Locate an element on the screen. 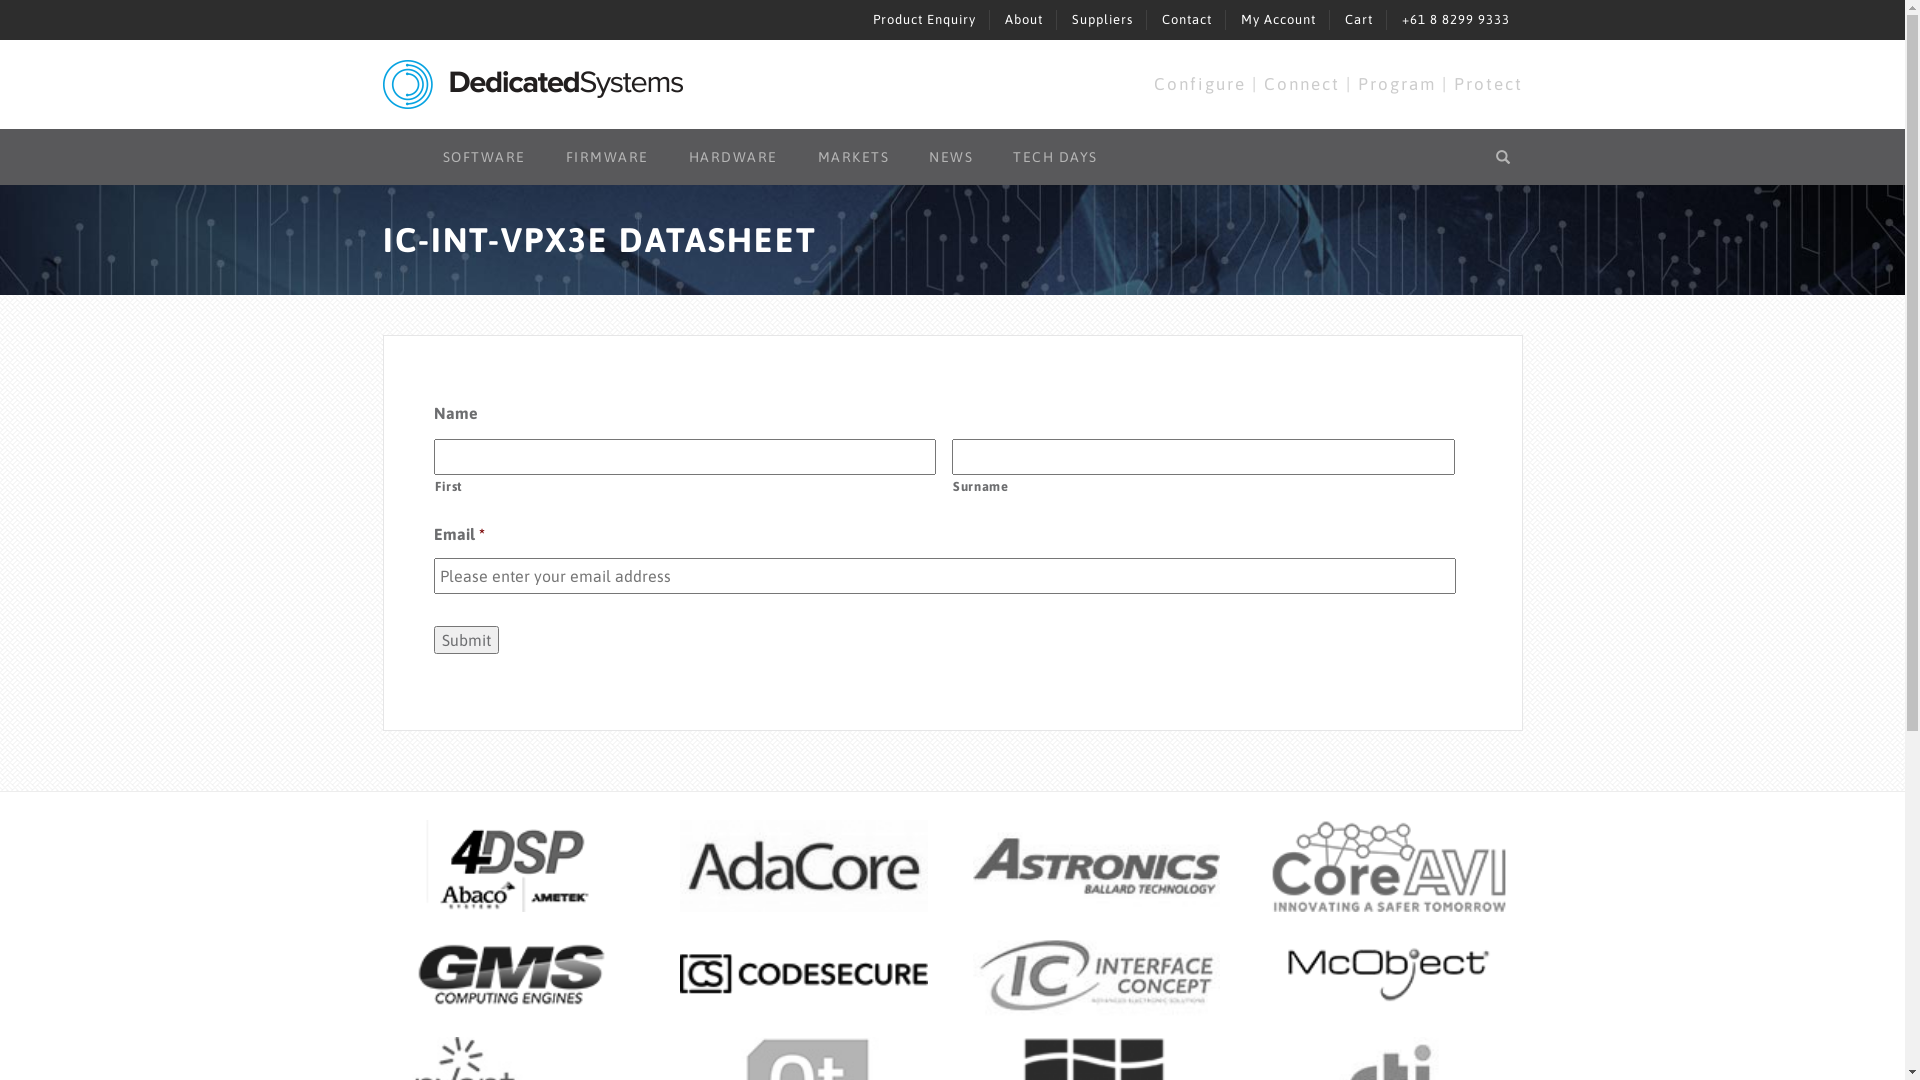  '+61 8 8299 9333' is located at coordinates (1455, 19).